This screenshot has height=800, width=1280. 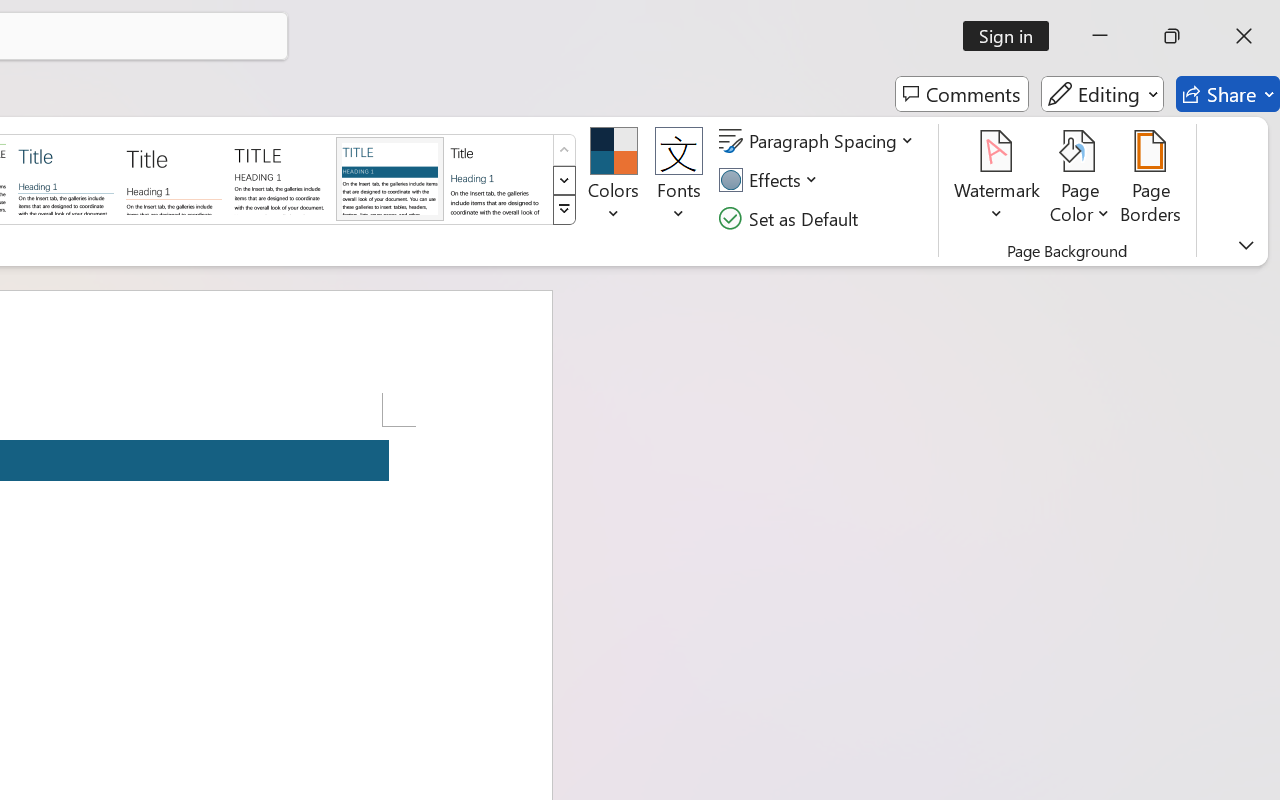 I want to click on 'Editing', so click(x=1101, y=94).